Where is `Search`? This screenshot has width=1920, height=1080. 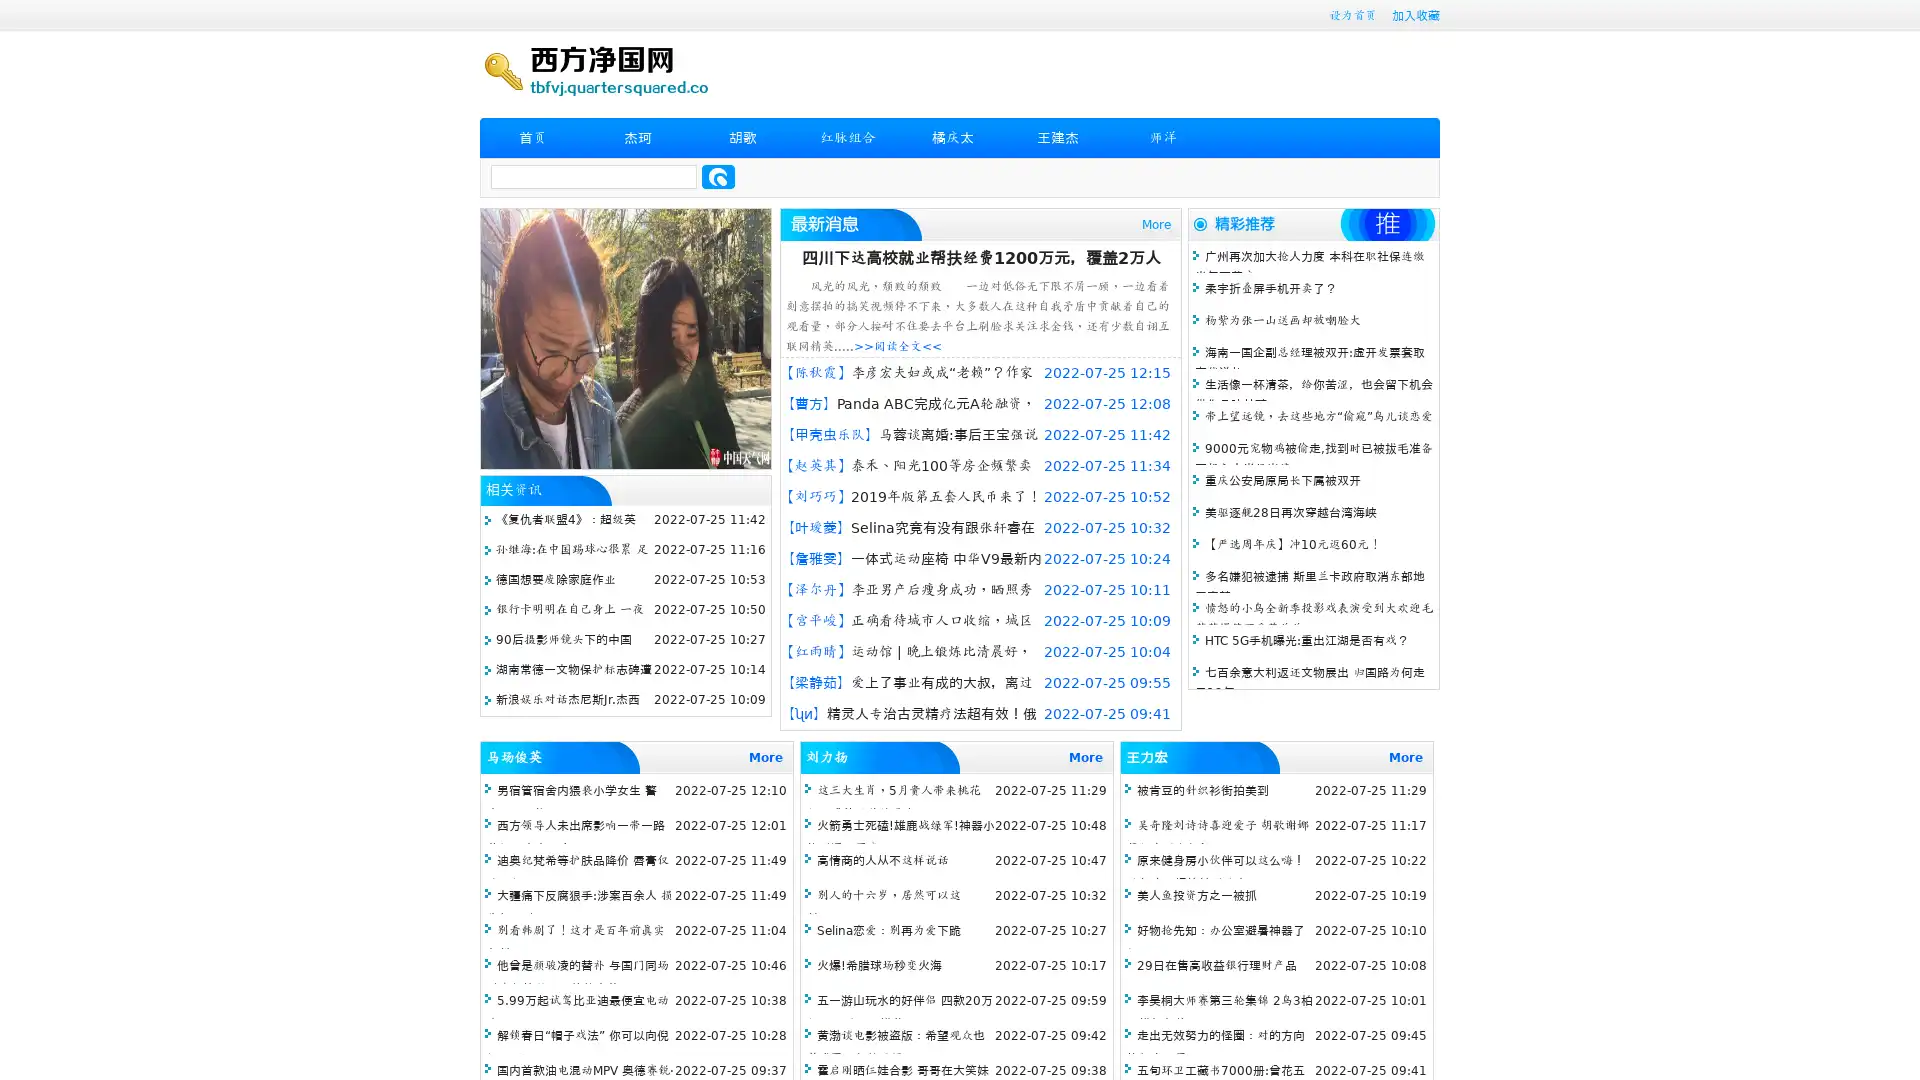
Search is located at coordinates (718, 176).